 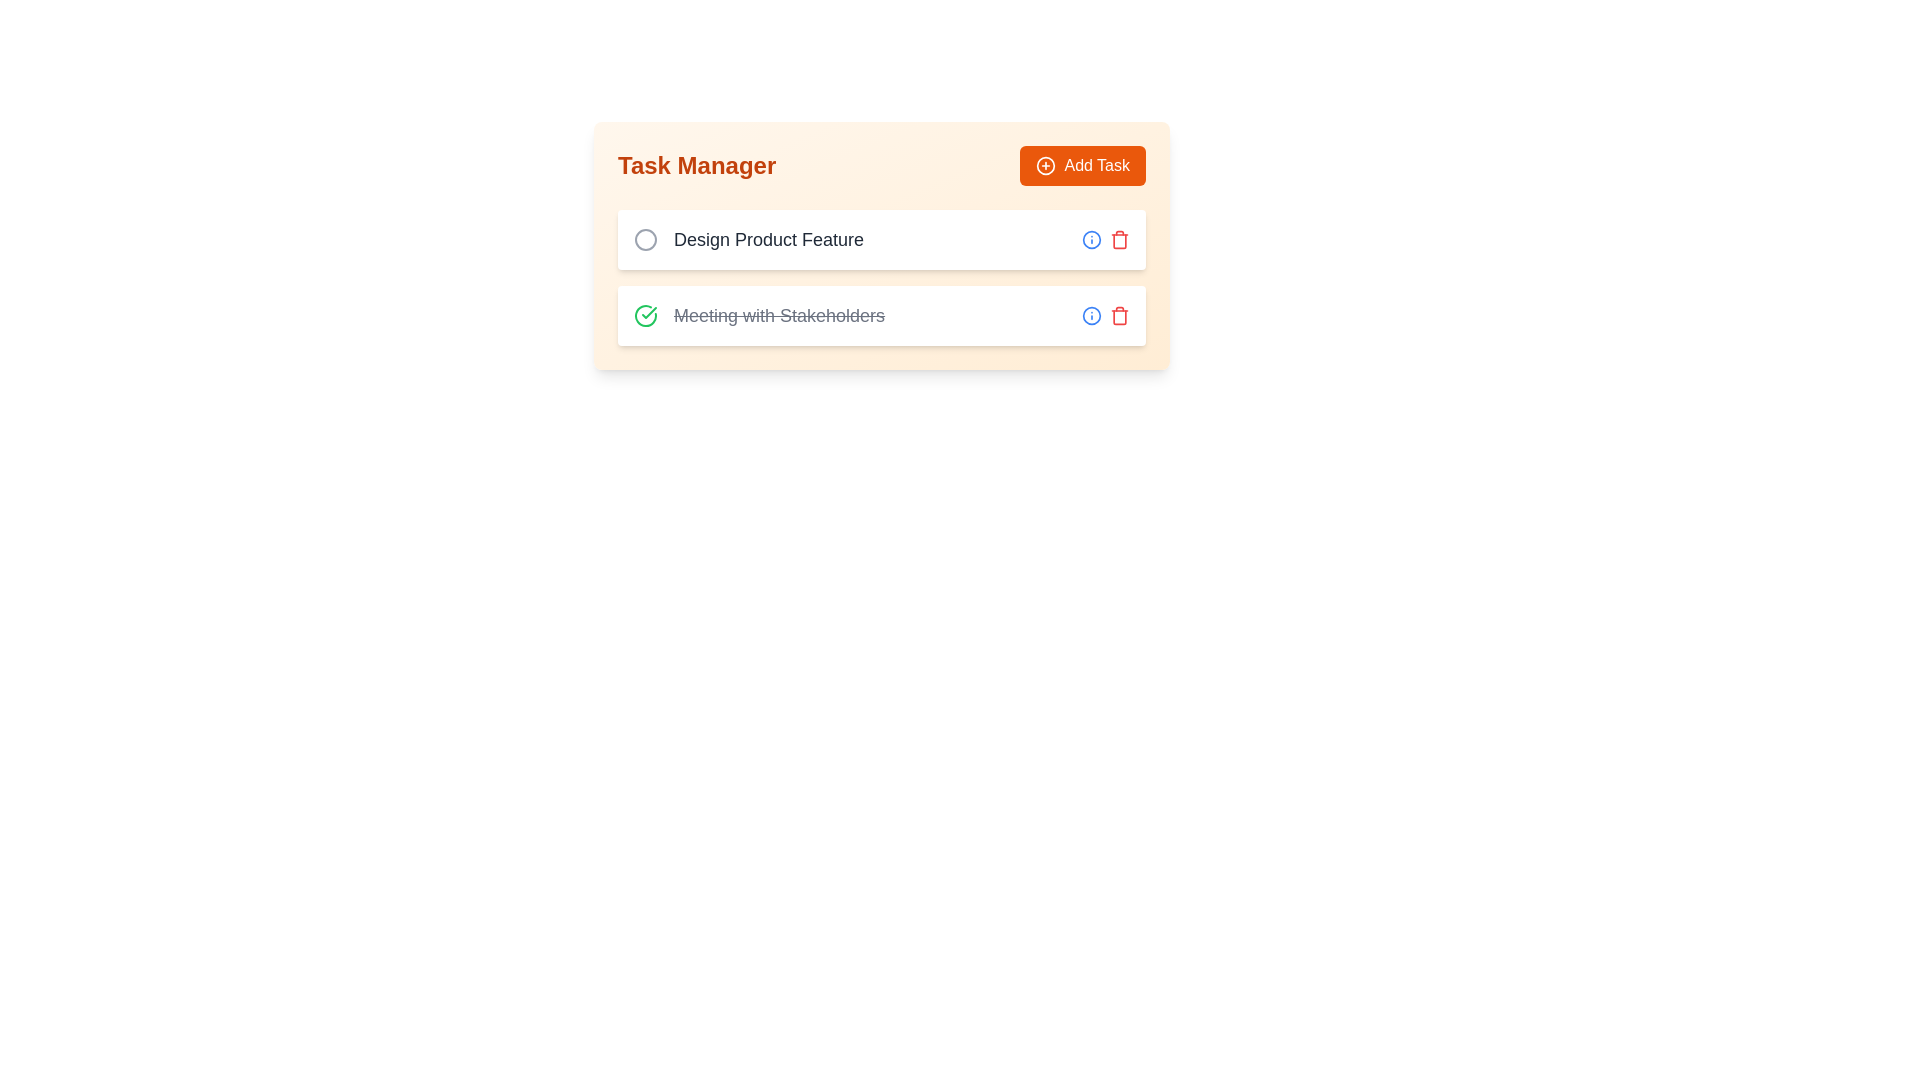 What do you see at coordinates (778, 315) in the screenshot?
I see `the text label displaying the name of the completed task, which is located in the second task entry of the vertical task list, positioned to the right of a green checkmark icon` at bounding box center [778, 315].